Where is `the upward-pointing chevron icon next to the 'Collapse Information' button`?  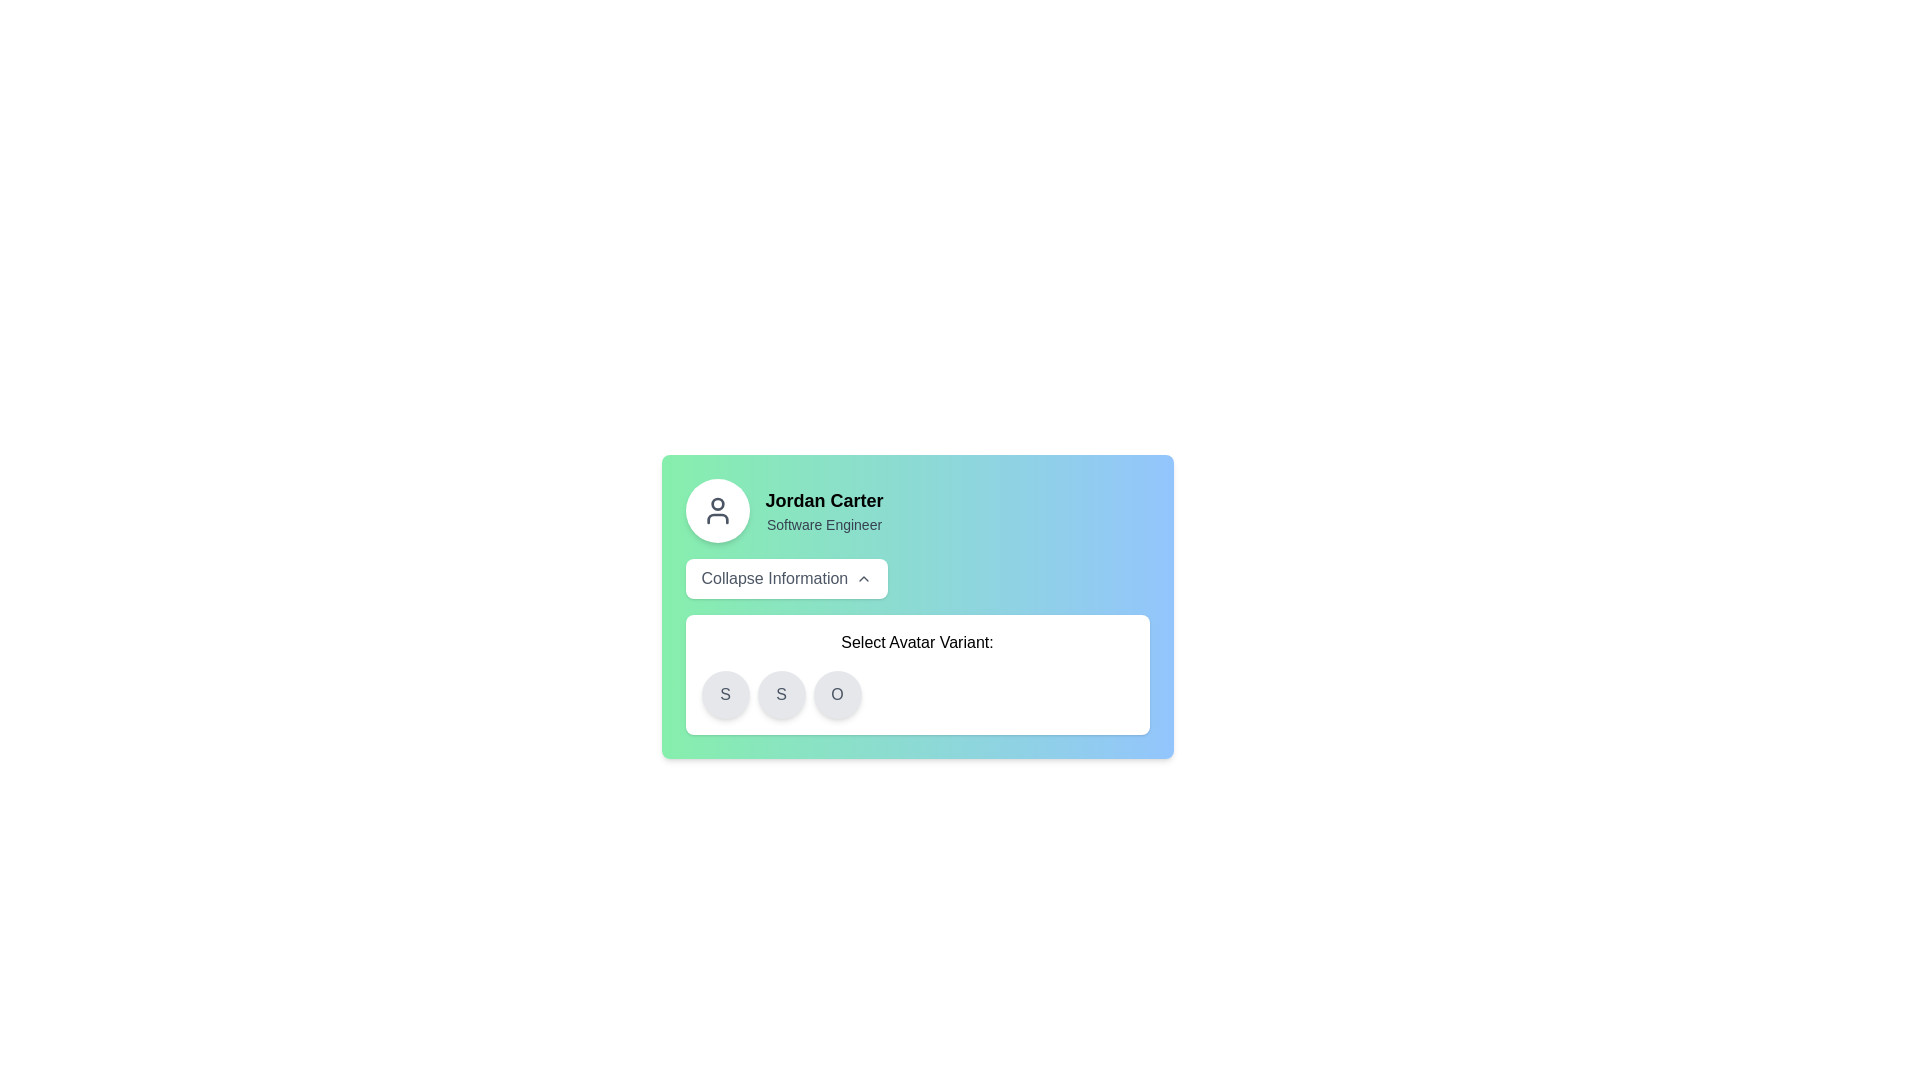
the upward-pointing chevron icon next to the 'Collapse Information' button is located at coordinates (864, 578).